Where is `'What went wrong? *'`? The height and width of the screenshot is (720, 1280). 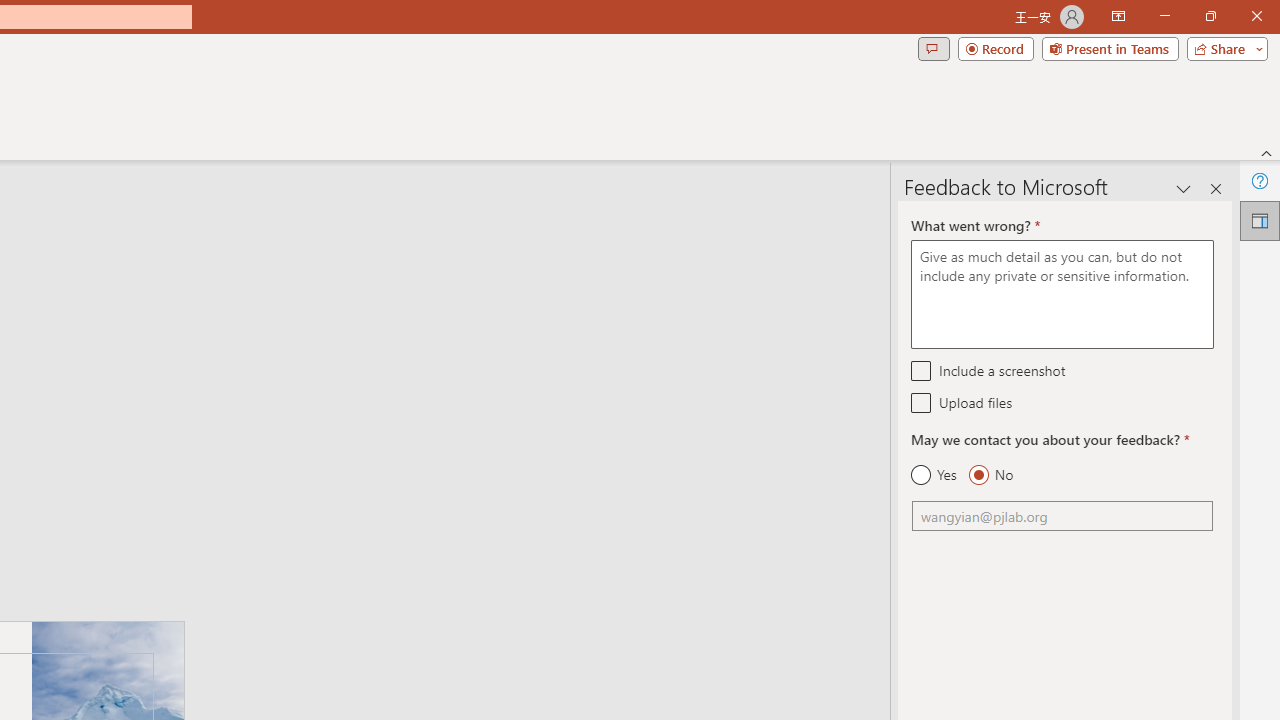 'What went wrong? *' is located at coordinates (1061, 294).